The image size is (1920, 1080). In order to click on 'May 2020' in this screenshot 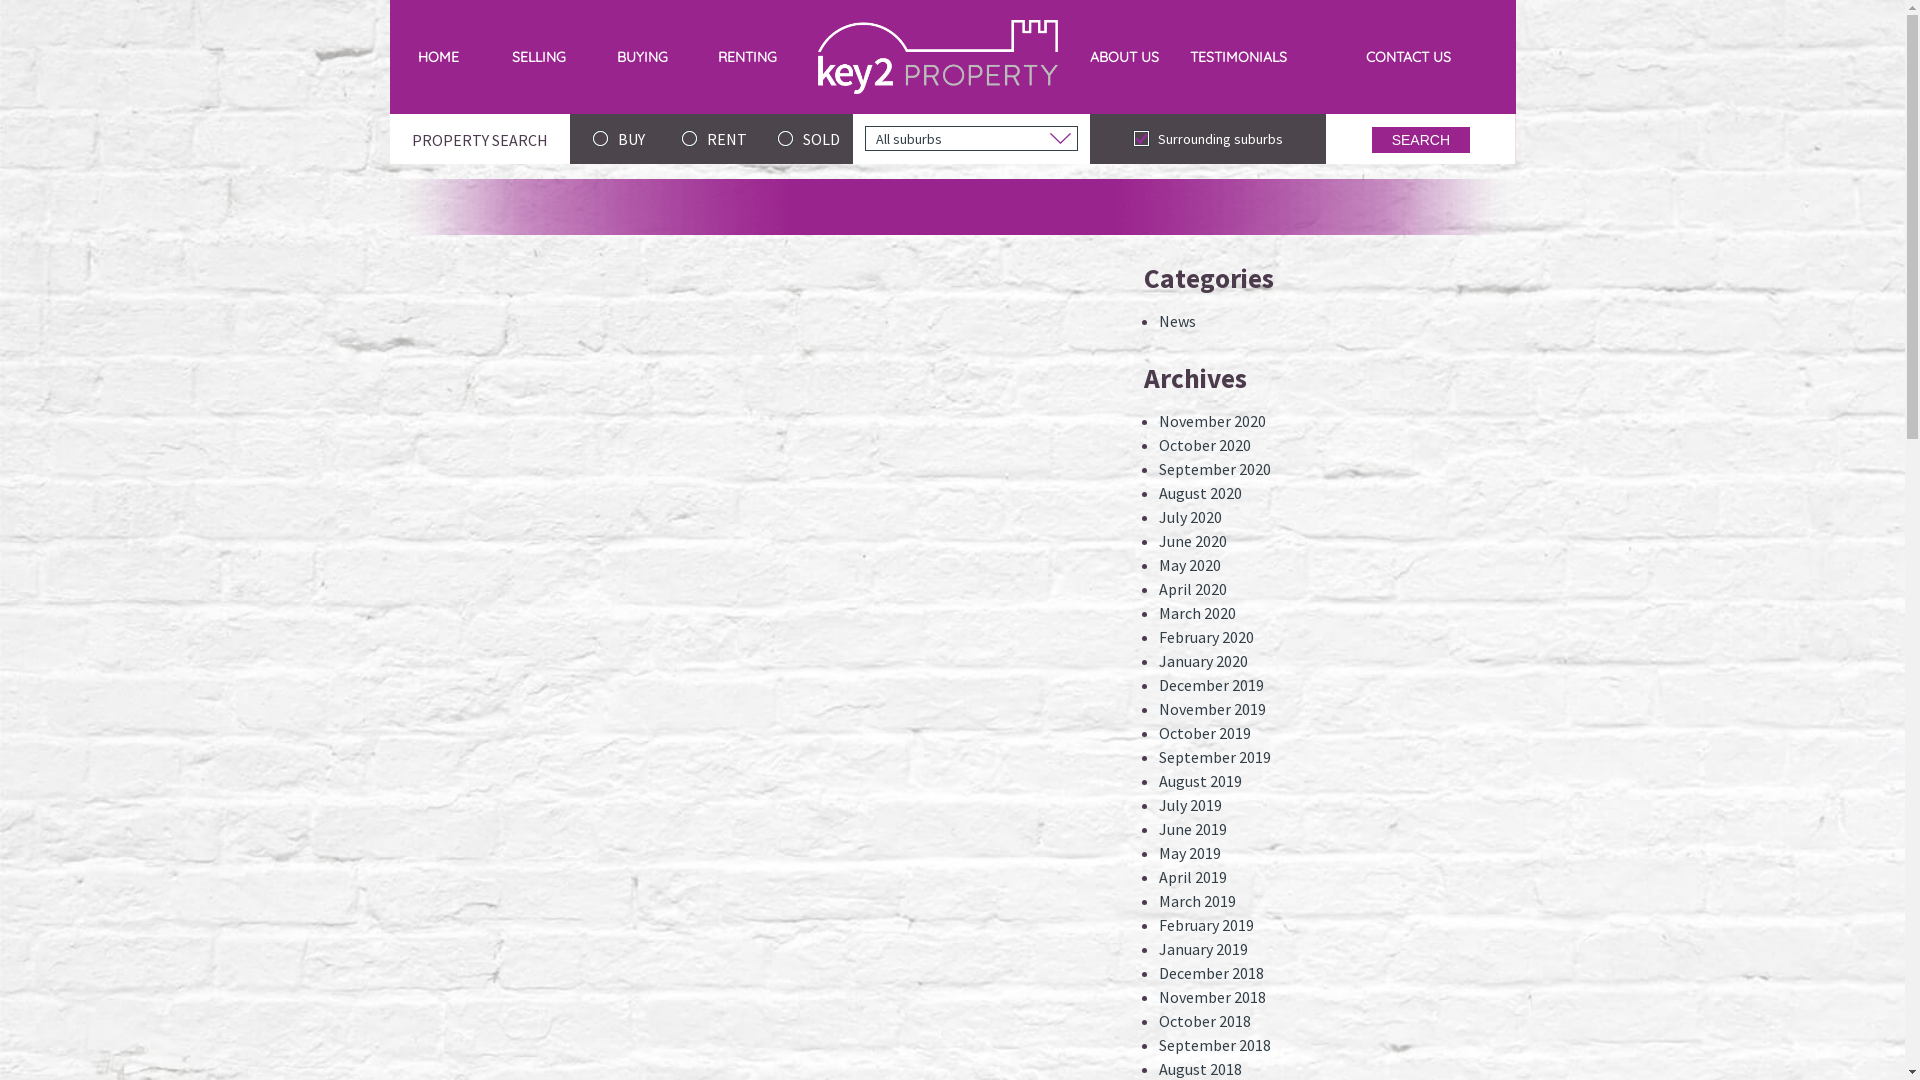, I will do `click(1158, 564)`.